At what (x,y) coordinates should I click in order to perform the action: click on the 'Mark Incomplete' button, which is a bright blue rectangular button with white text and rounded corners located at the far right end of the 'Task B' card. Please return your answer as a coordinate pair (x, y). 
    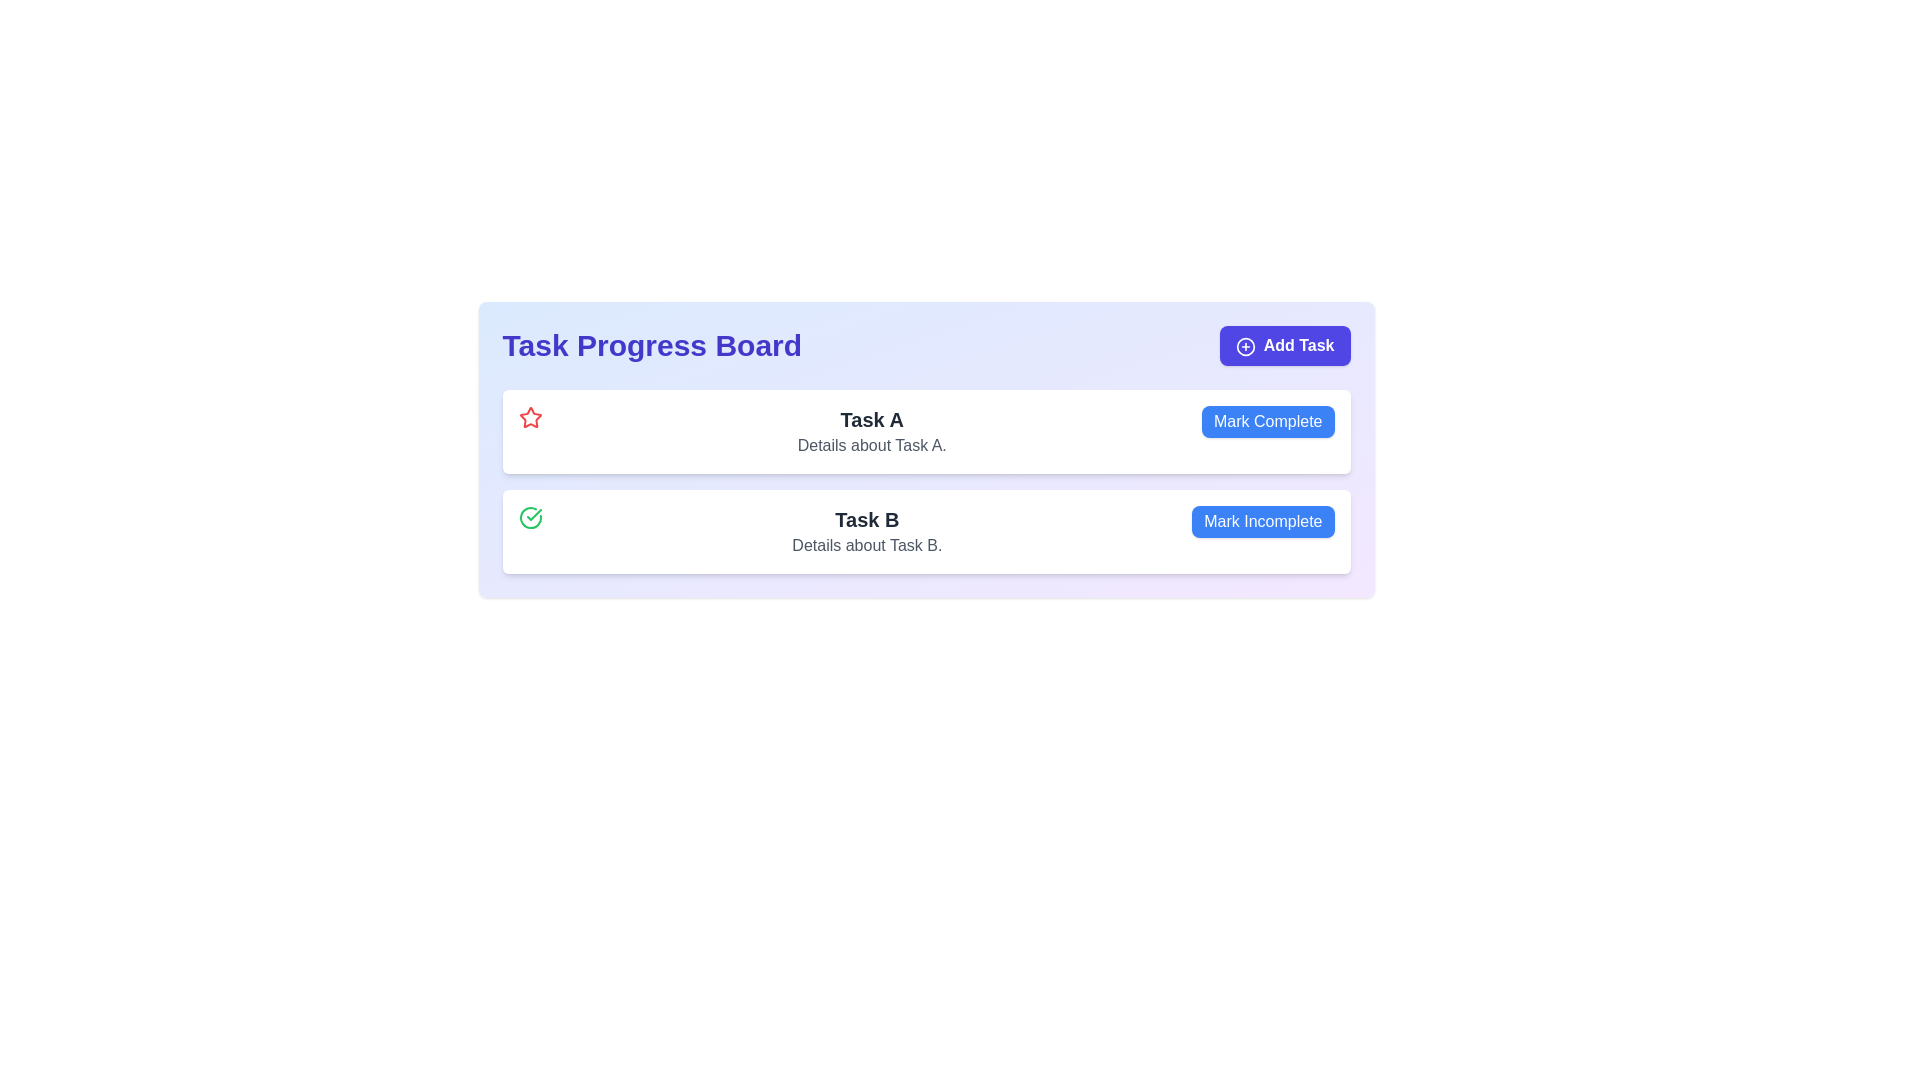
    Looking at the image, I should click on (1262, 520).